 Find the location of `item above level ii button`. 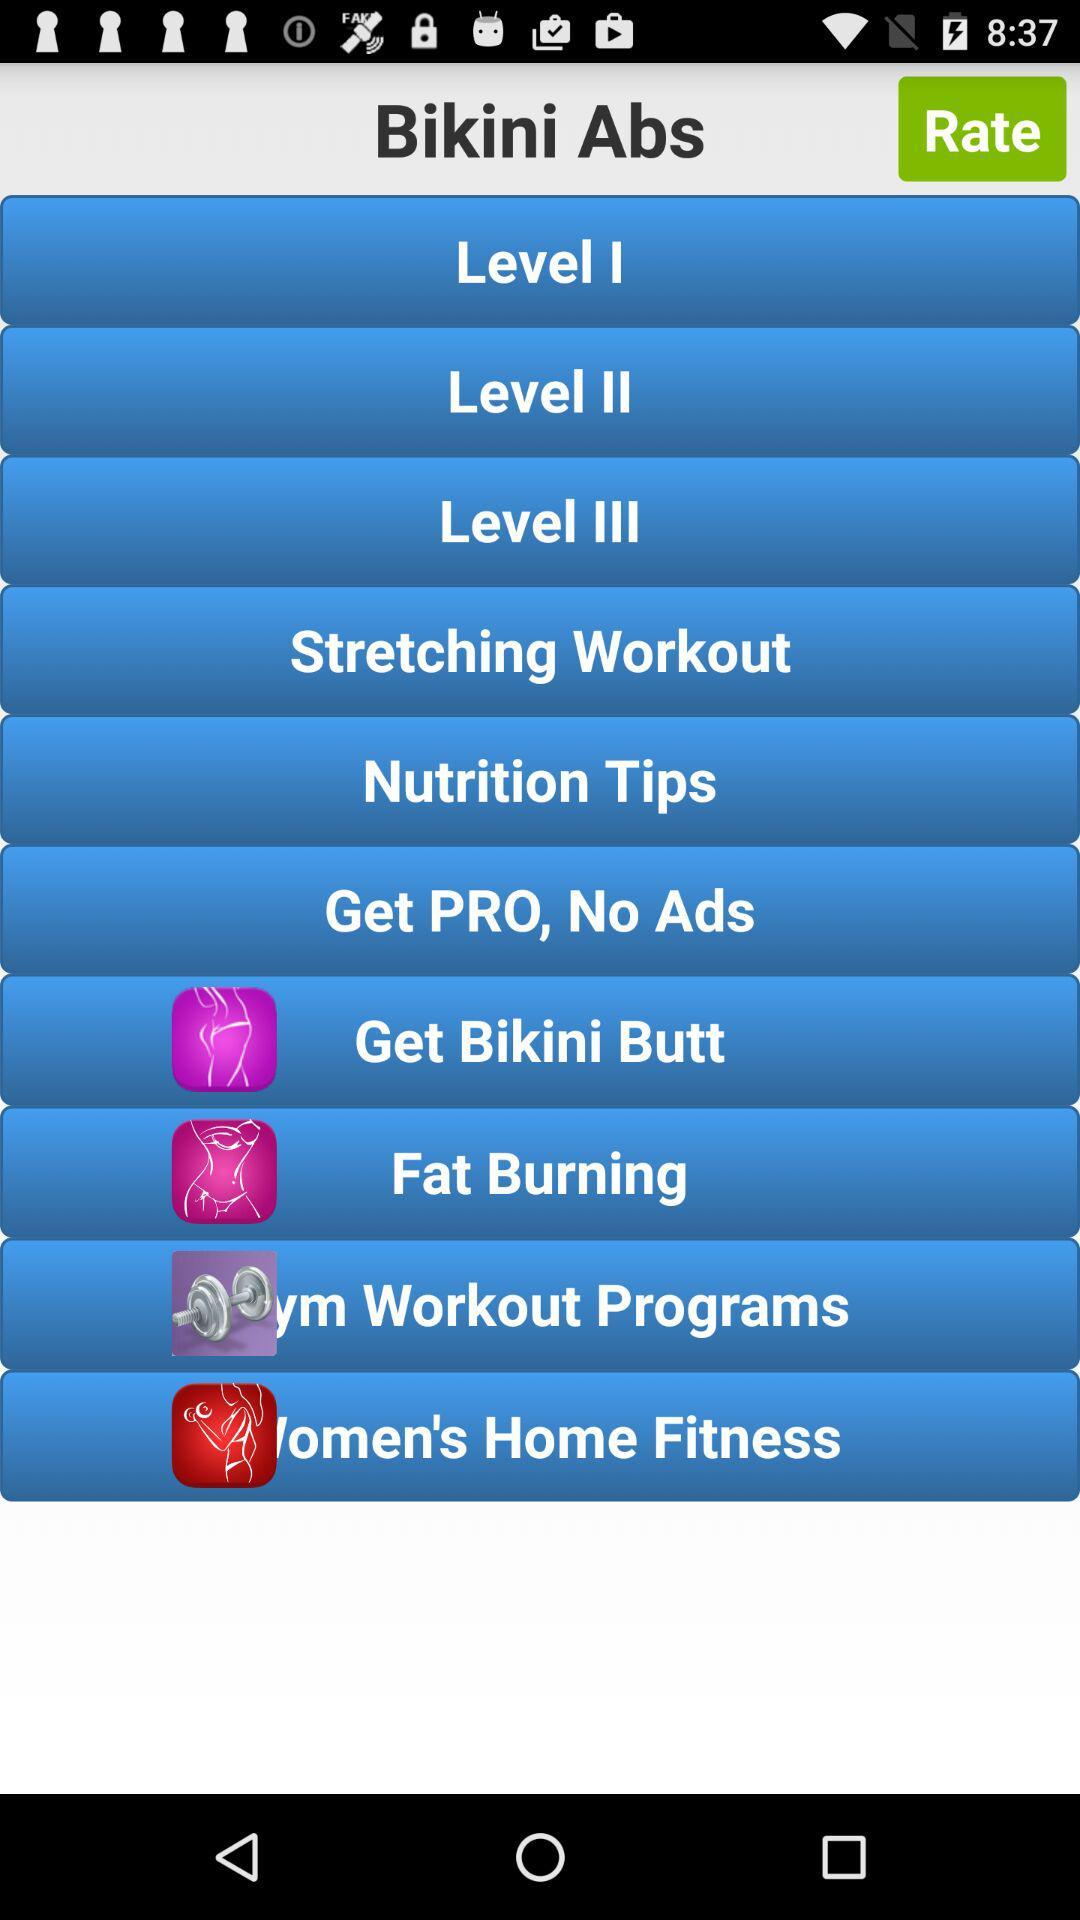

item above level ii button is located at coordinates (540, 258).